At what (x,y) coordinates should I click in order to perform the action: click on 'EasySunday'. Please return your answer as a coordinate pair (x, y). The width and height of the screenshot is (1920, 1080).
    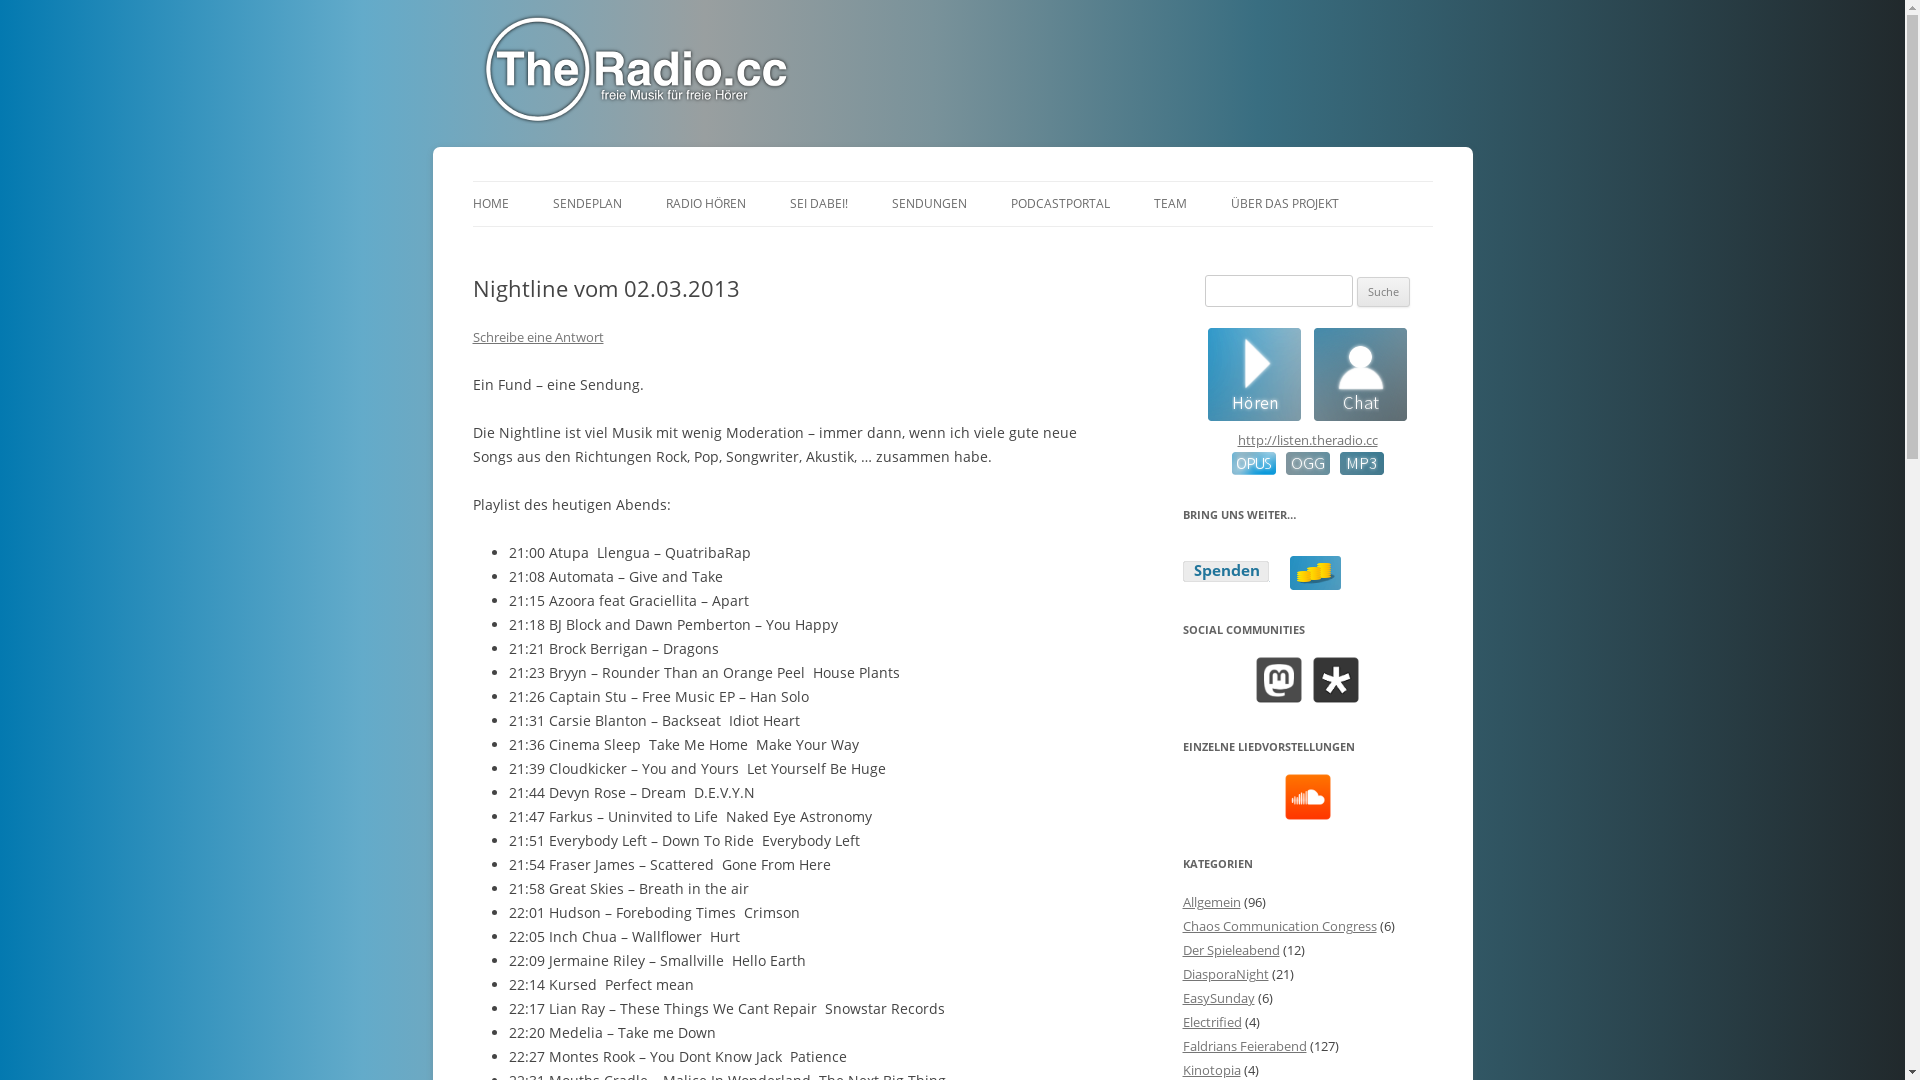
    Looking at the image, I should click on (1217, 998).